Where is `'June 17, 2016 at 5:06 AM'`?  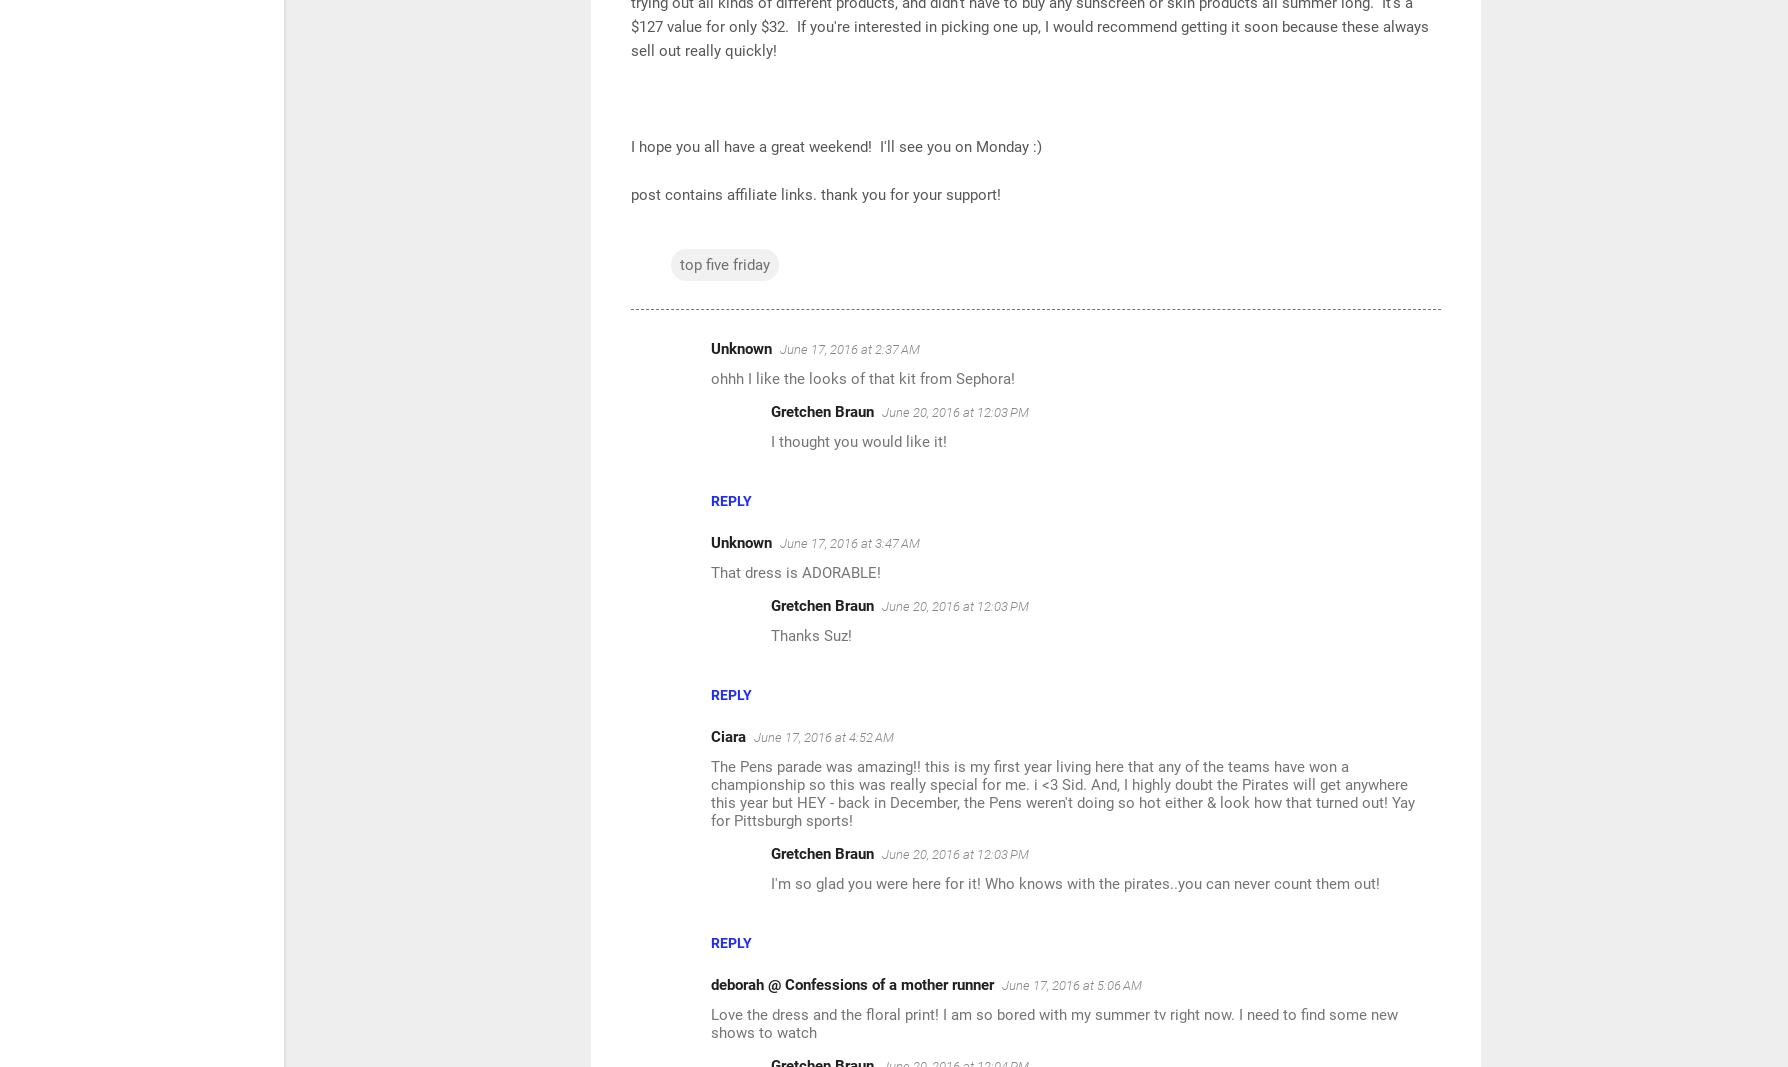 'June 17, 2016 at 5:06 AM' is located at coordinates (1001, 985).